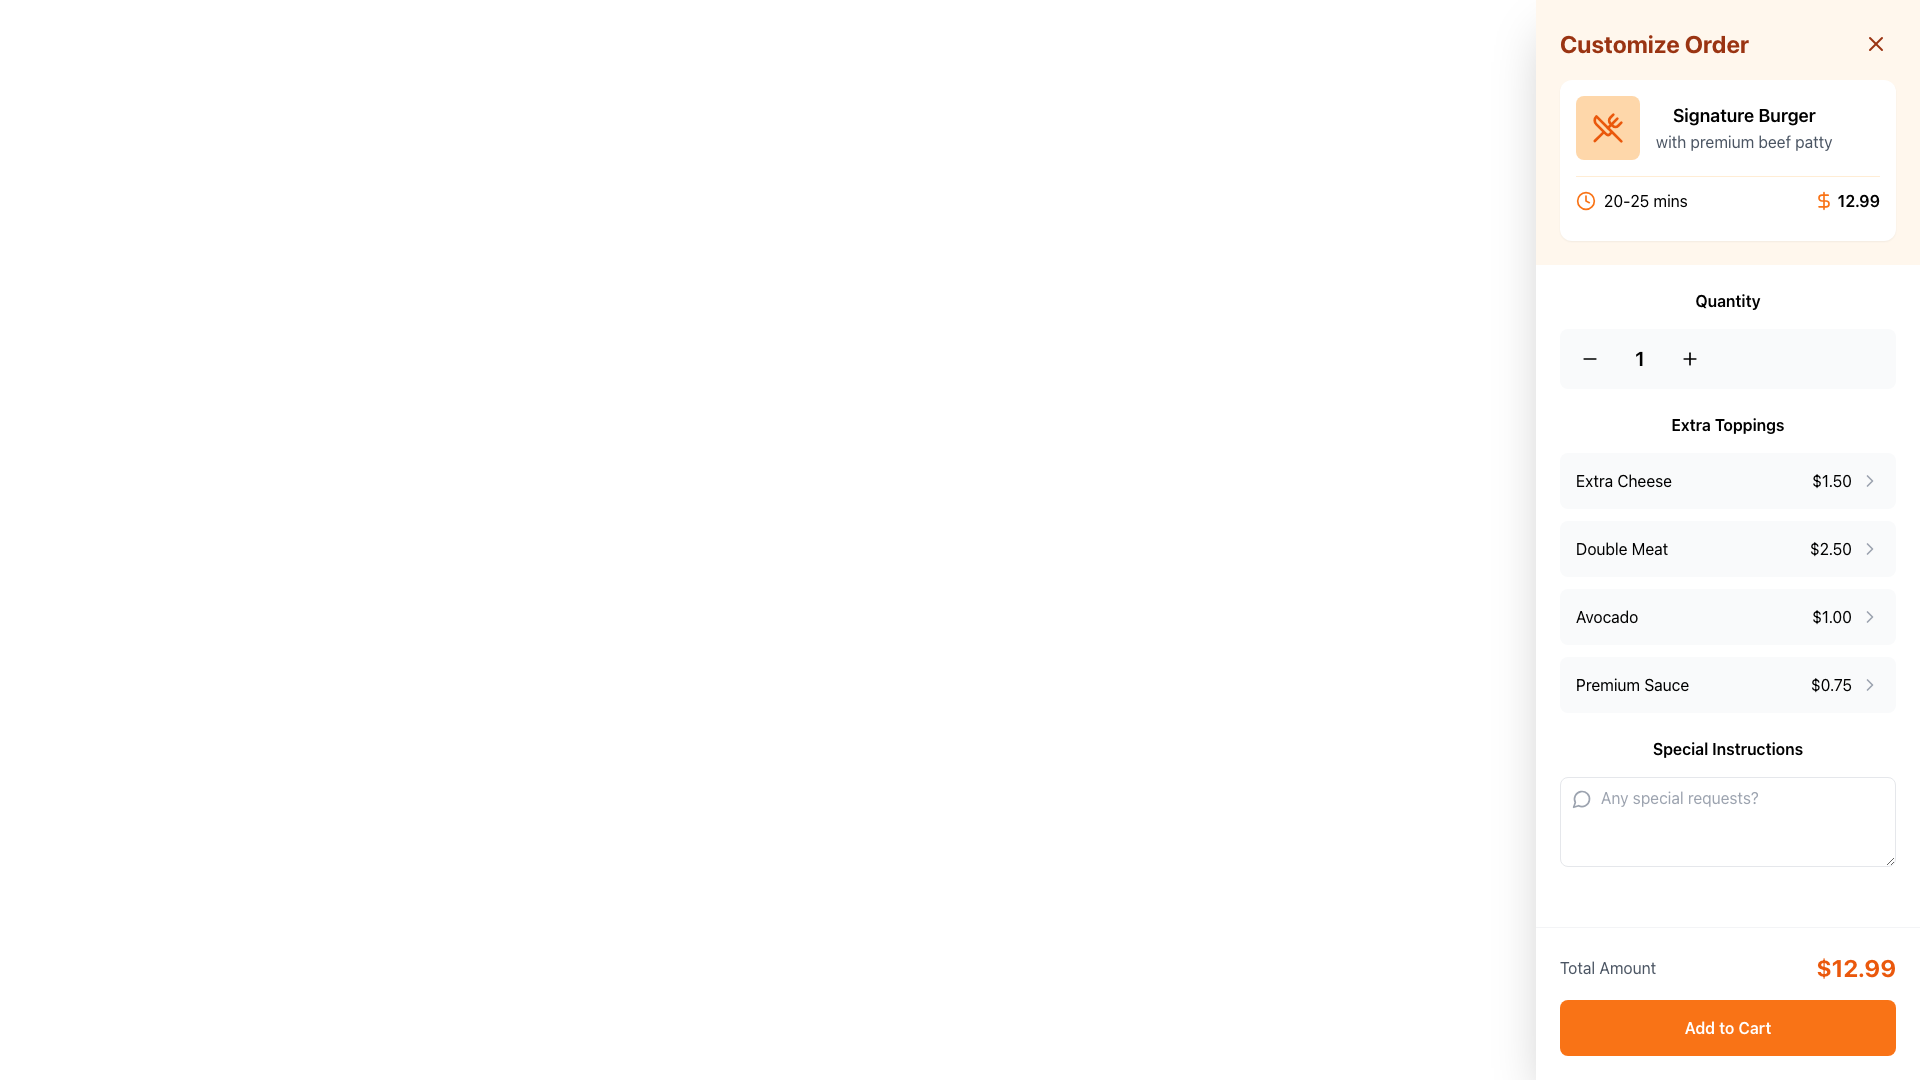 The height and width of the screenshot is (1080, 1920). Describe the element at coordinates (1832, 481) in the screenshot. I see `the text label displaying '$1.50', which is part of the 'Extra Toppings' section, aligned to the right of the 'Extra Cheese' label` at that location.